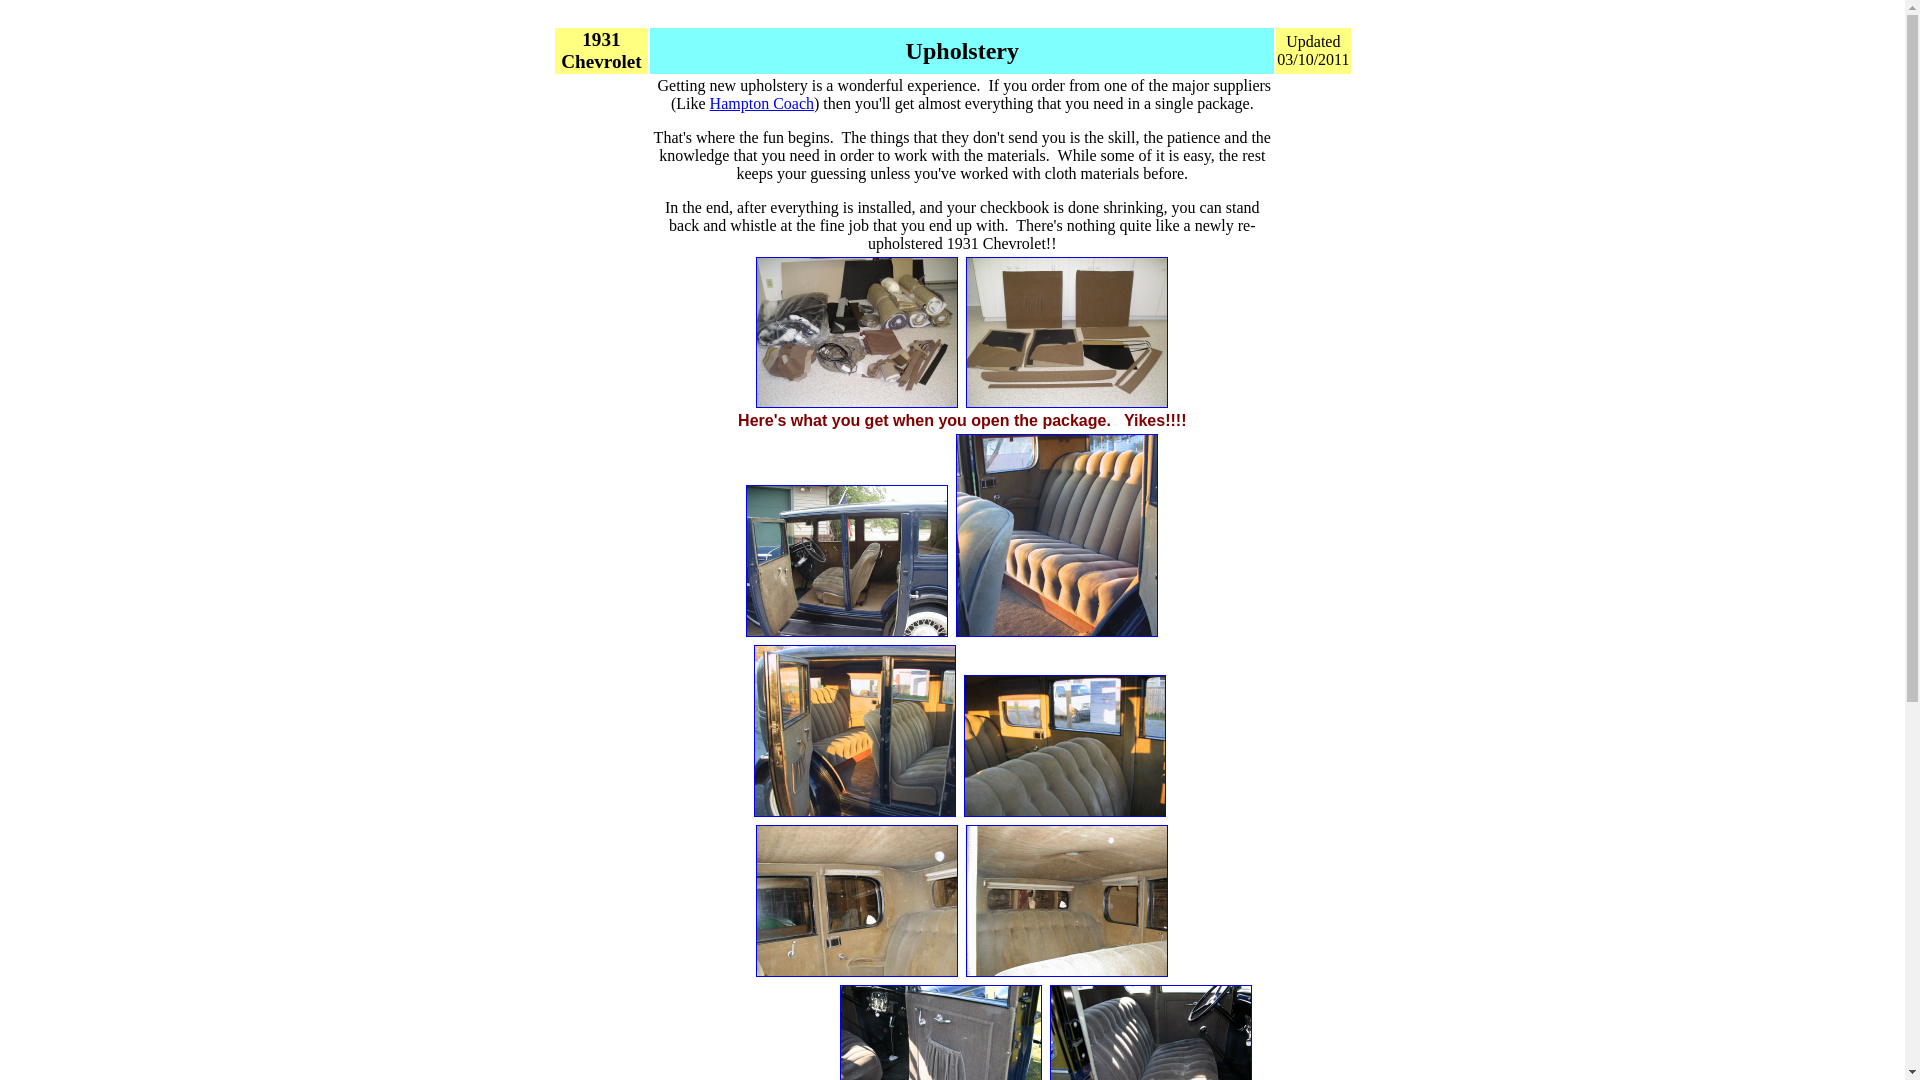 This screenshot has width=1920, height=1080. Describe the element at coordinates (761, 103) in the screenshot. I see `'Hampton Coach'` at that location.